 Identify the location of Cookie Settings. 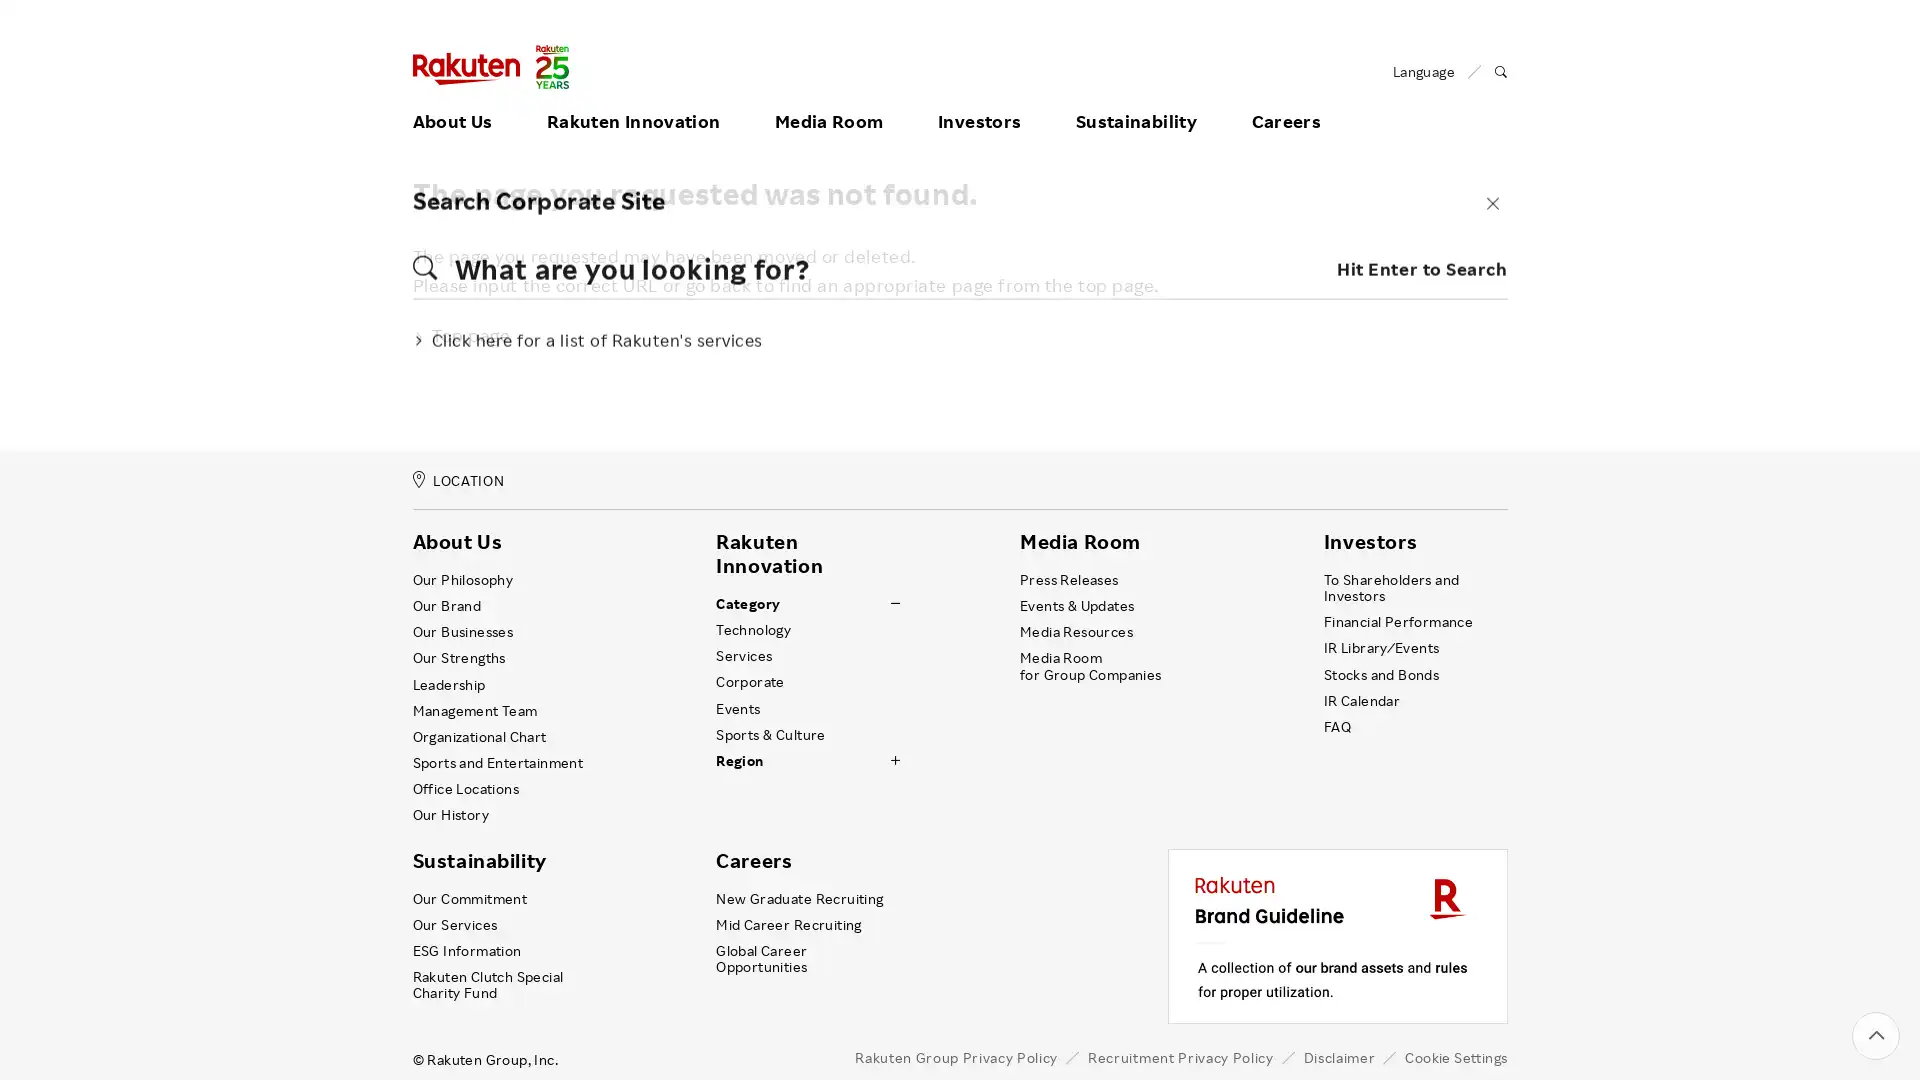
(1455, 1056).